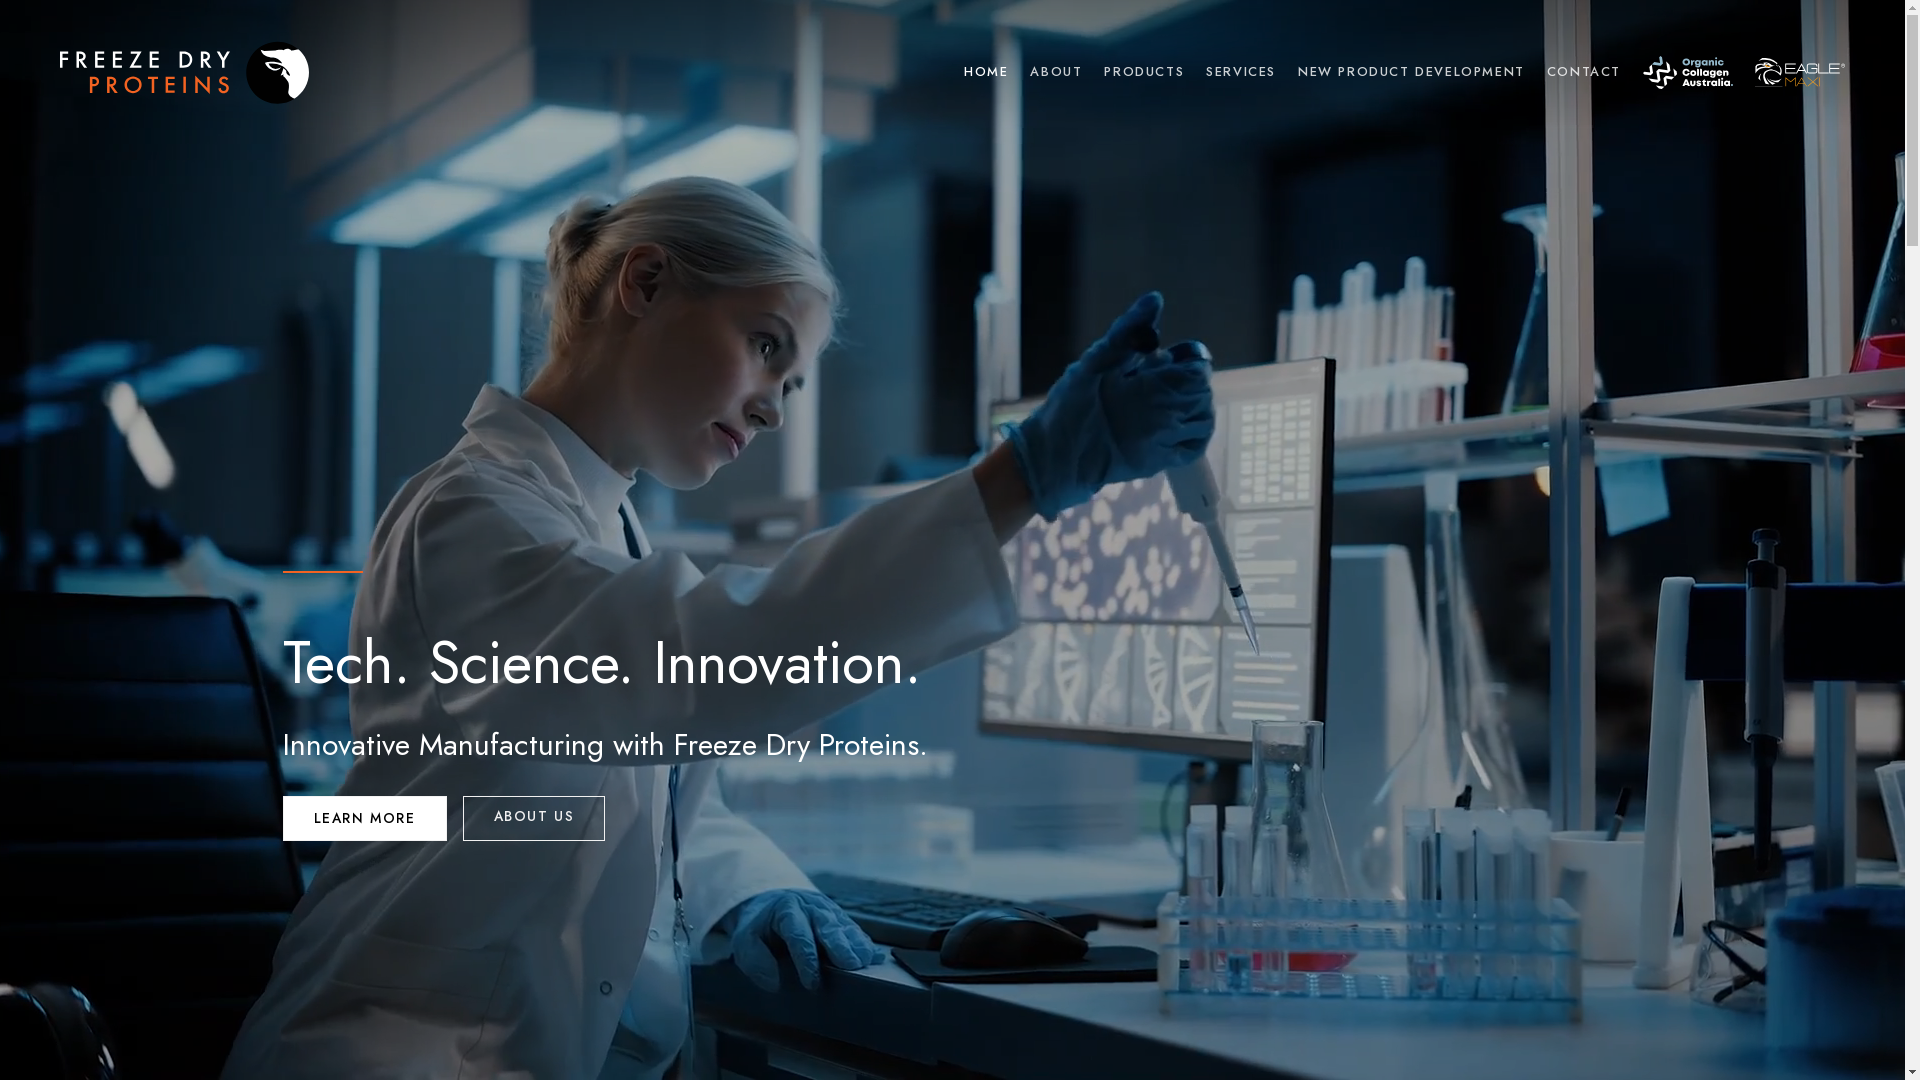  What do you see at coordinates (1240, 71) in the screenshot?
I see `'SERVICES'` at bounding box center [1240, 71].